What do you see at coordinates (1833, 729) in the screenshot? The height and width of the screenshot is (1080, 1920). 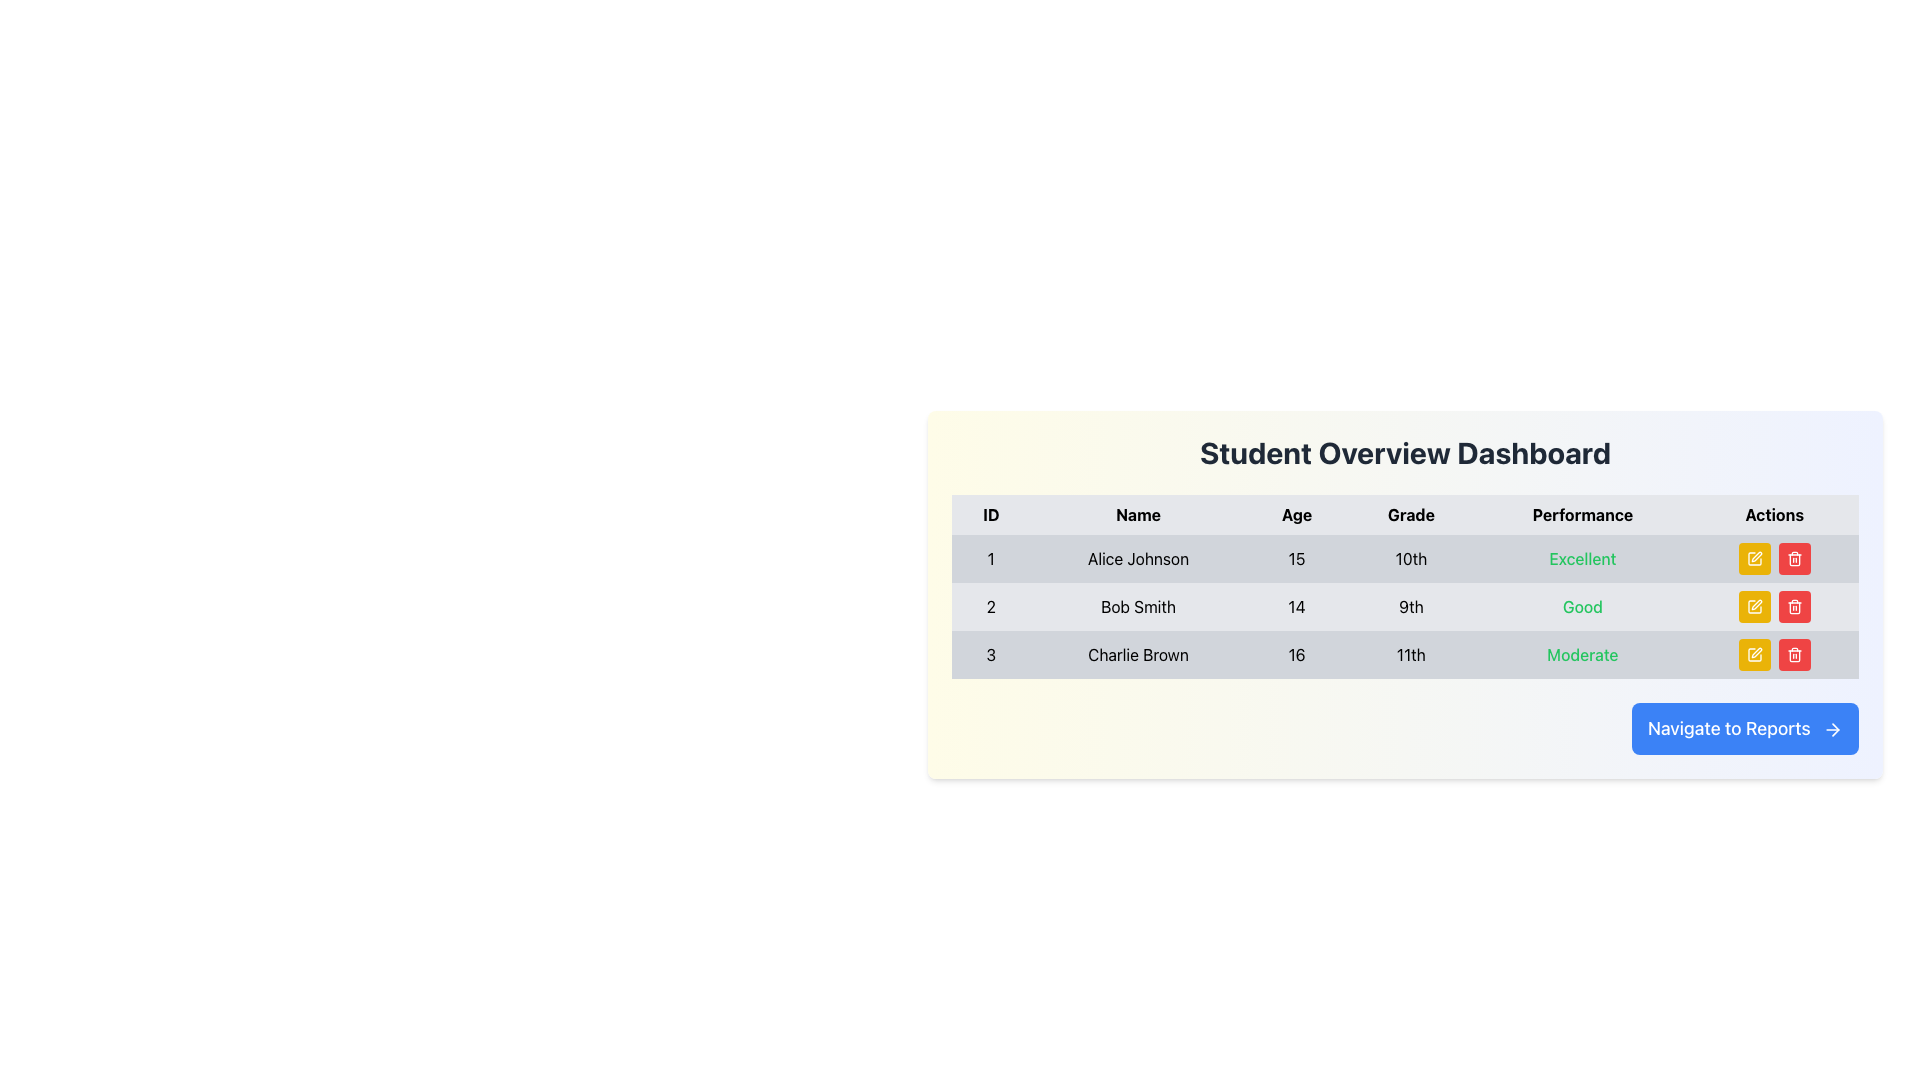 I see `the visual indicator icon positioned on the rightmost side of the 'Navigate to Reports' button` at bounding box center [1833, 729].